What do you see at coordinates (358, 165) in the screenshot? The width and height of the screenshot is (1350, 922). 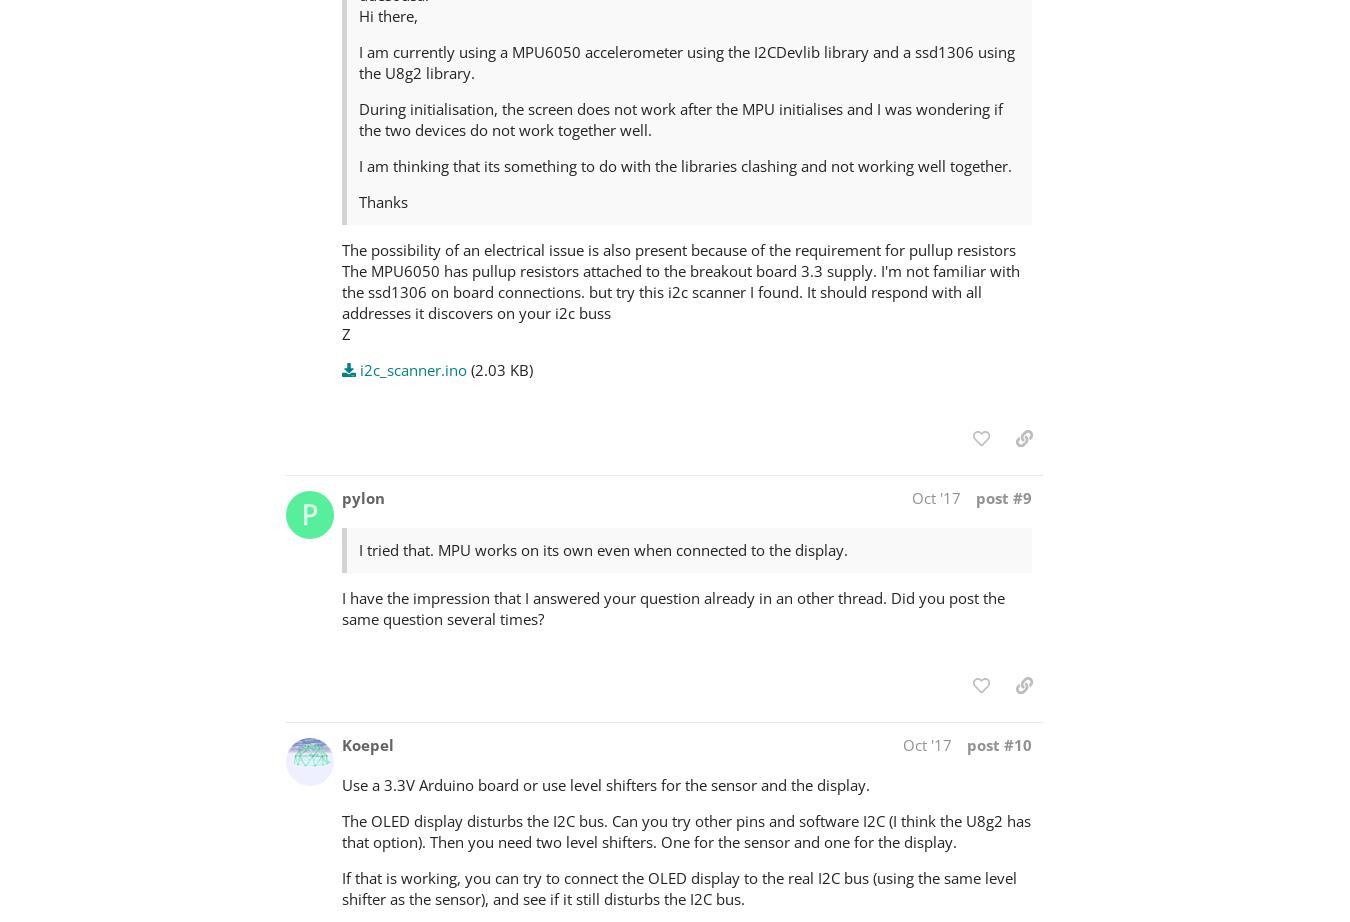 I see `'I am thinking that its something to do with the libraries clashing and not working well together.'` at bounding box center [358, 165].